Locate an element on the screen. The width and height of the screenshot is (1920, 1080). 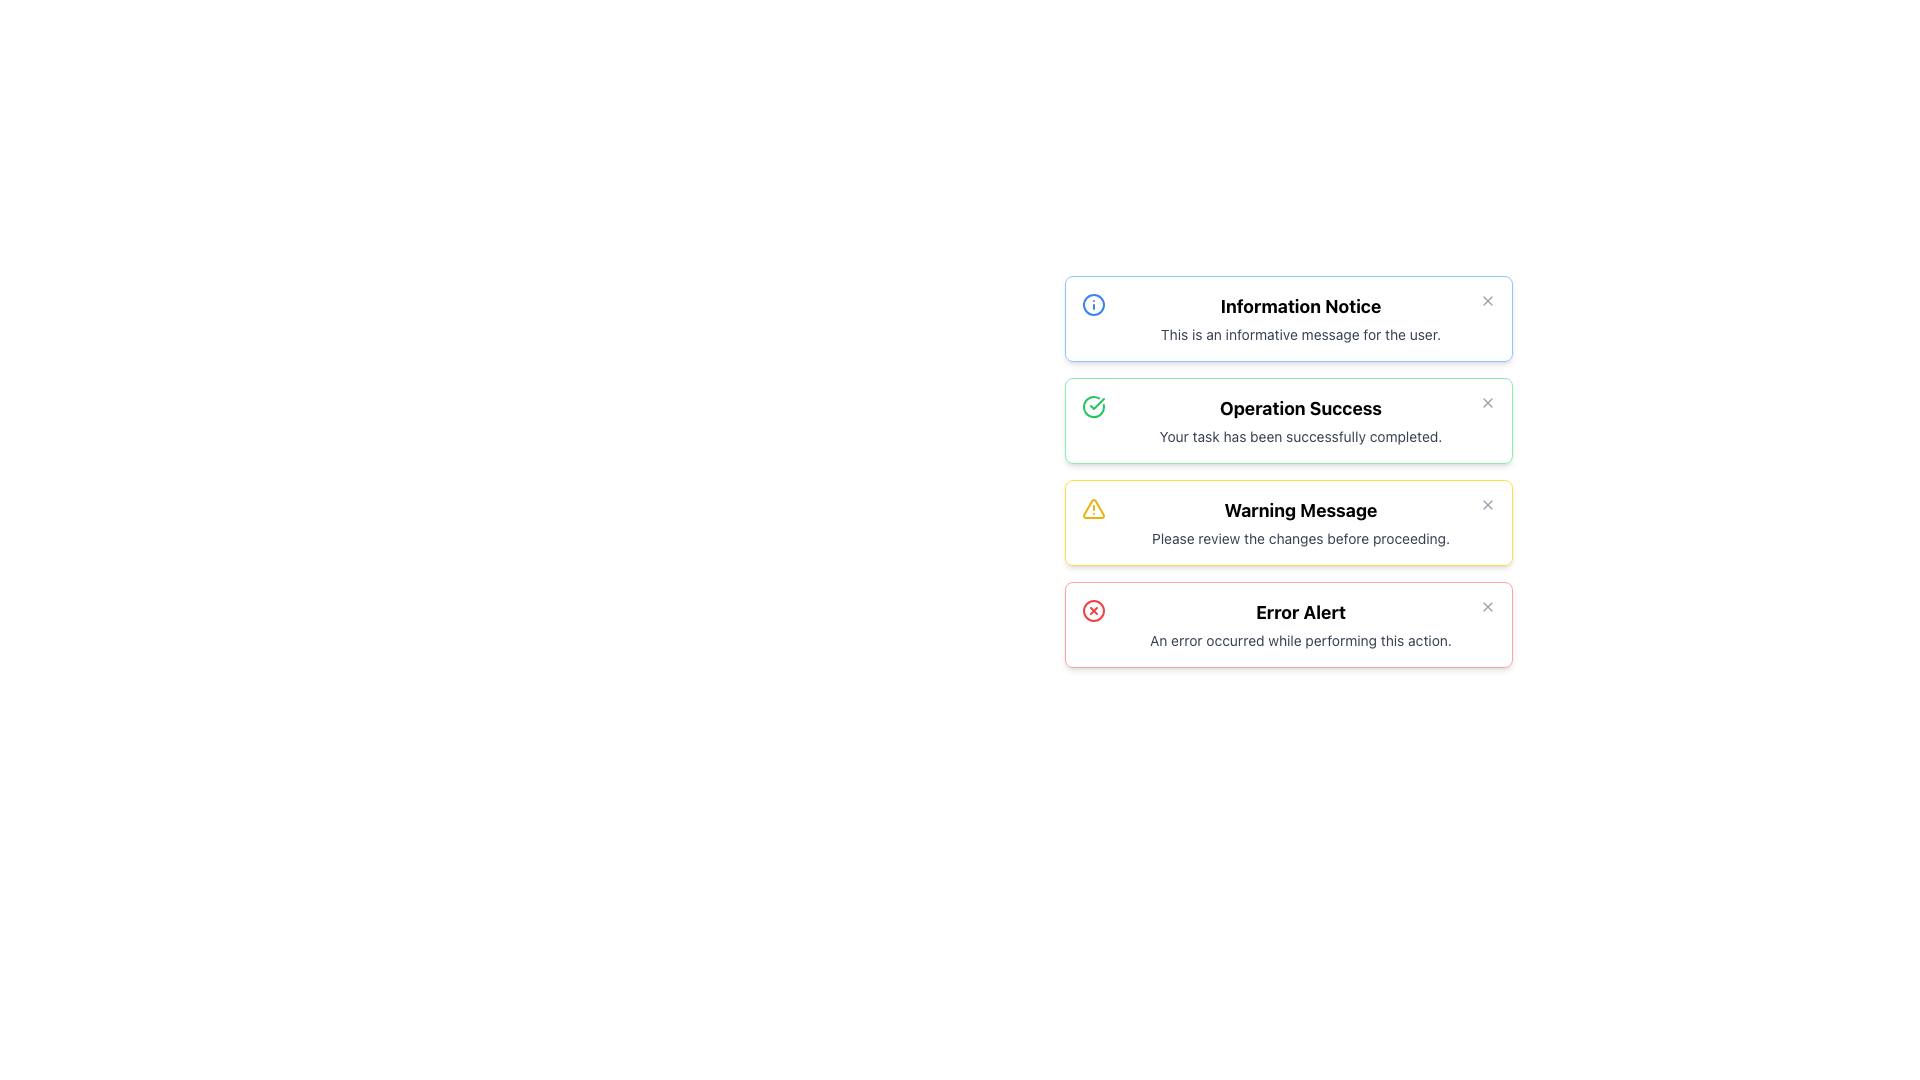
message from the text label that states 'Your task has been successfully completed.' which is styled in smaller gray text and is located below the heading 'Operation Success.' is located at coordinates (1300, 435).